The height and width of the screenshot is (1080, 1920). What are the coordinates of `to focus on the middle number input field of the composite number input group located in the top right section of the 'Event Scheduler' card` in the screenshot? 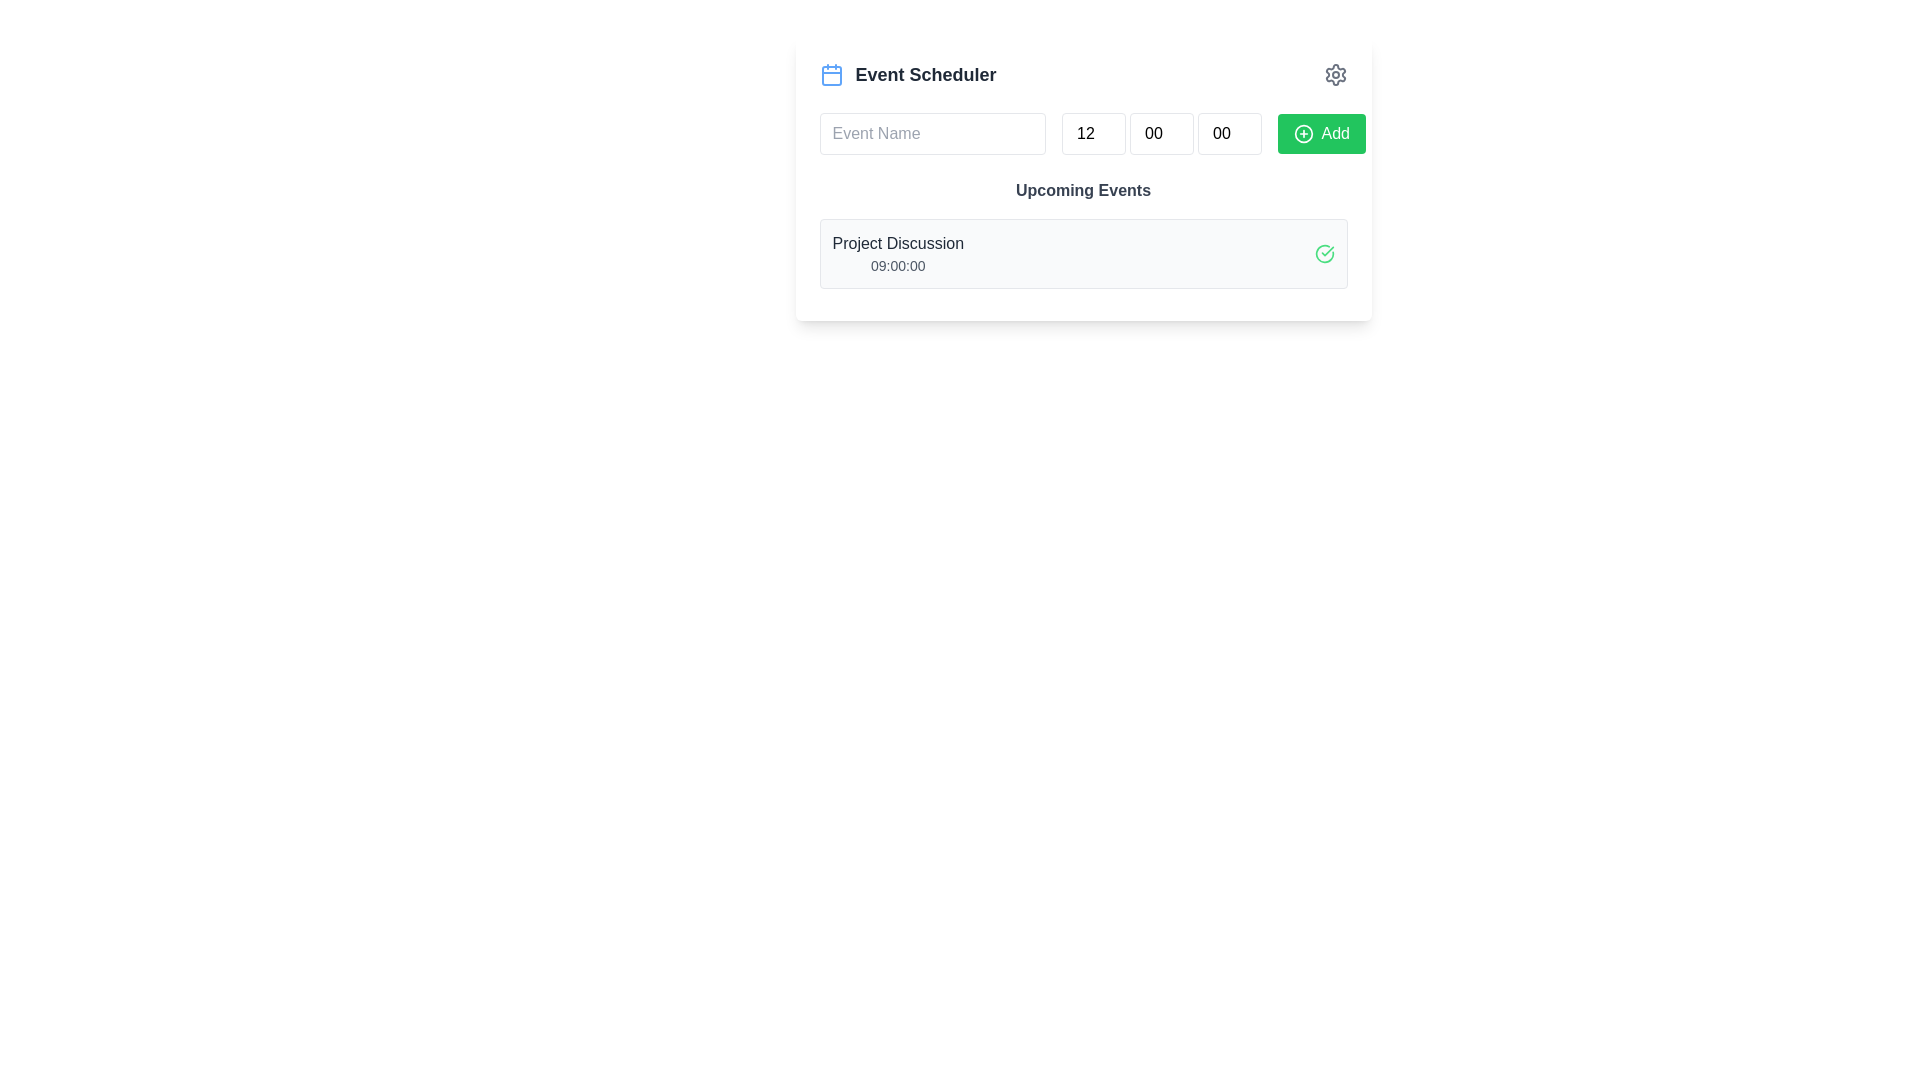 It's located at (1161, 134).